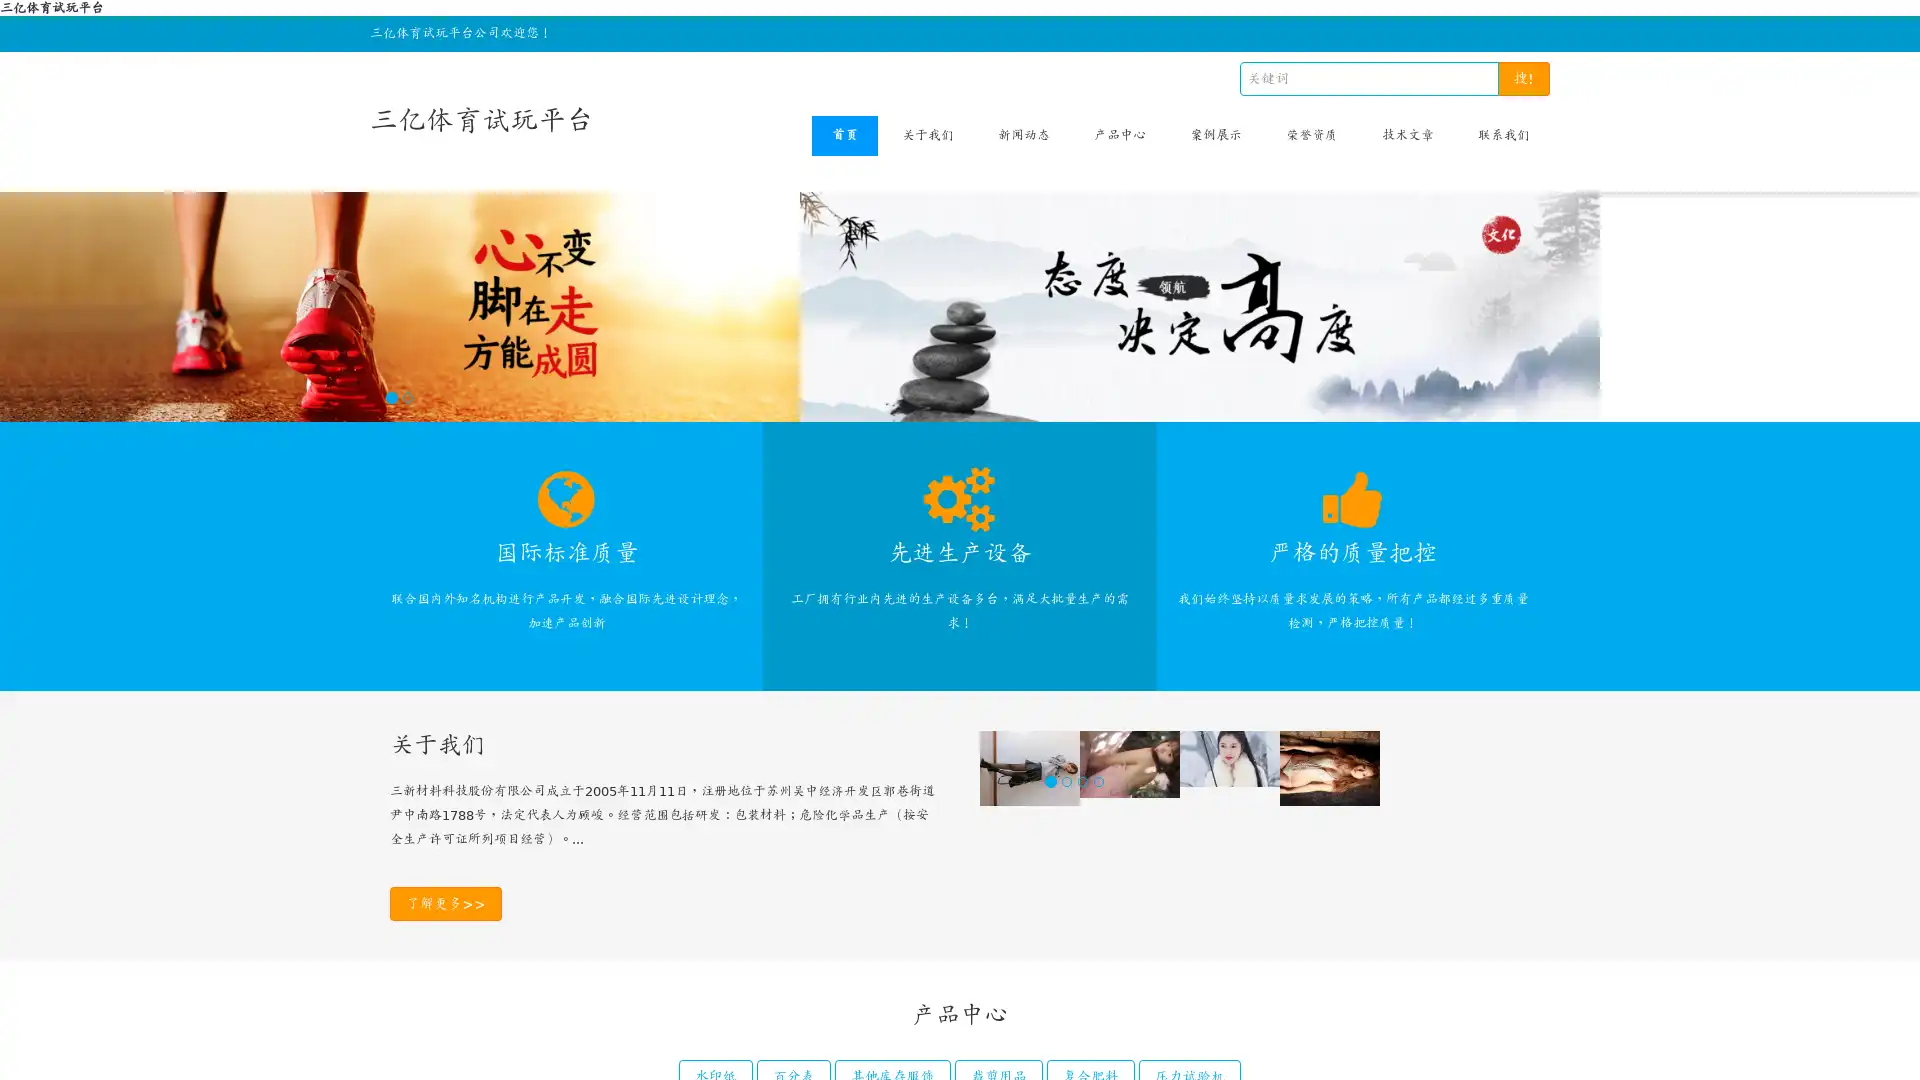 Image resolution: width=1920 pixels, height=1080 pixels. I want to click on !, so click(1523, 77).